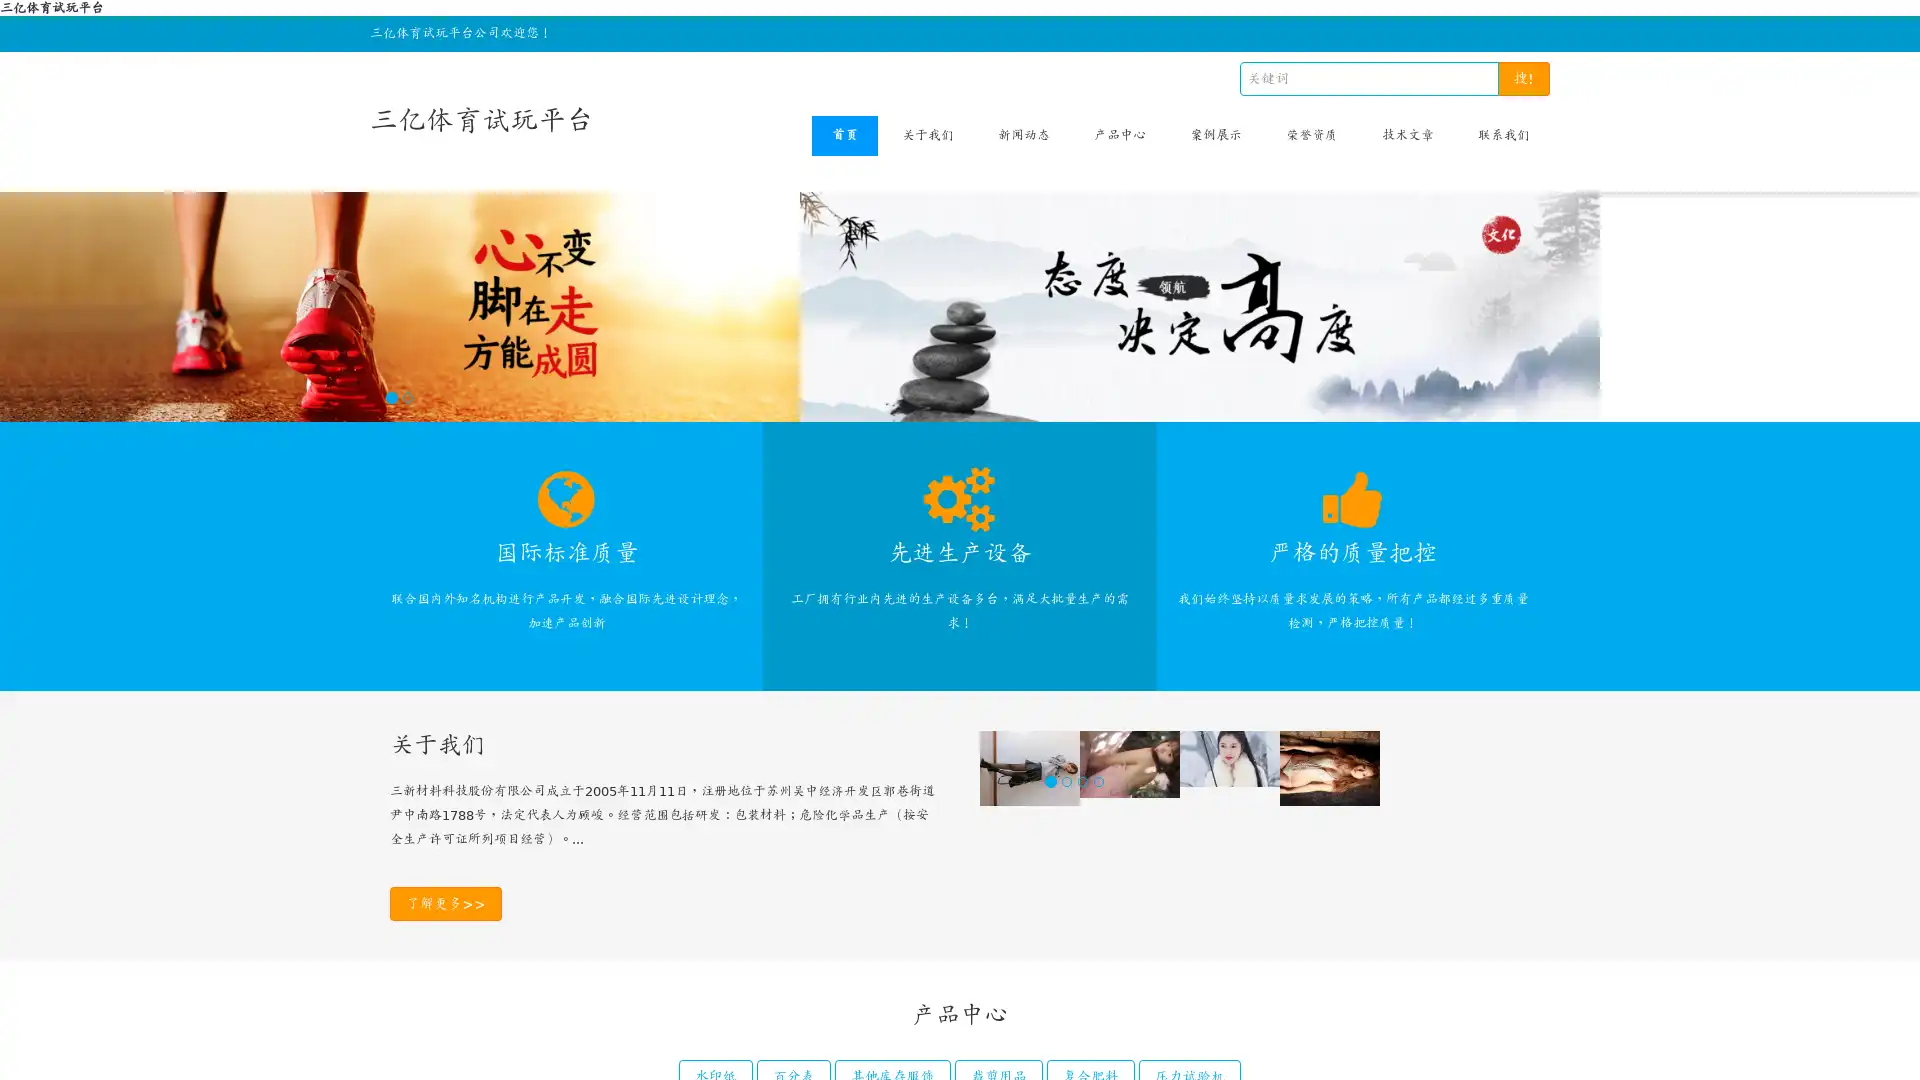 Image resolution: width=1920 pixels, height=1080 pixels. I want to click on !, so click(1523, 77).